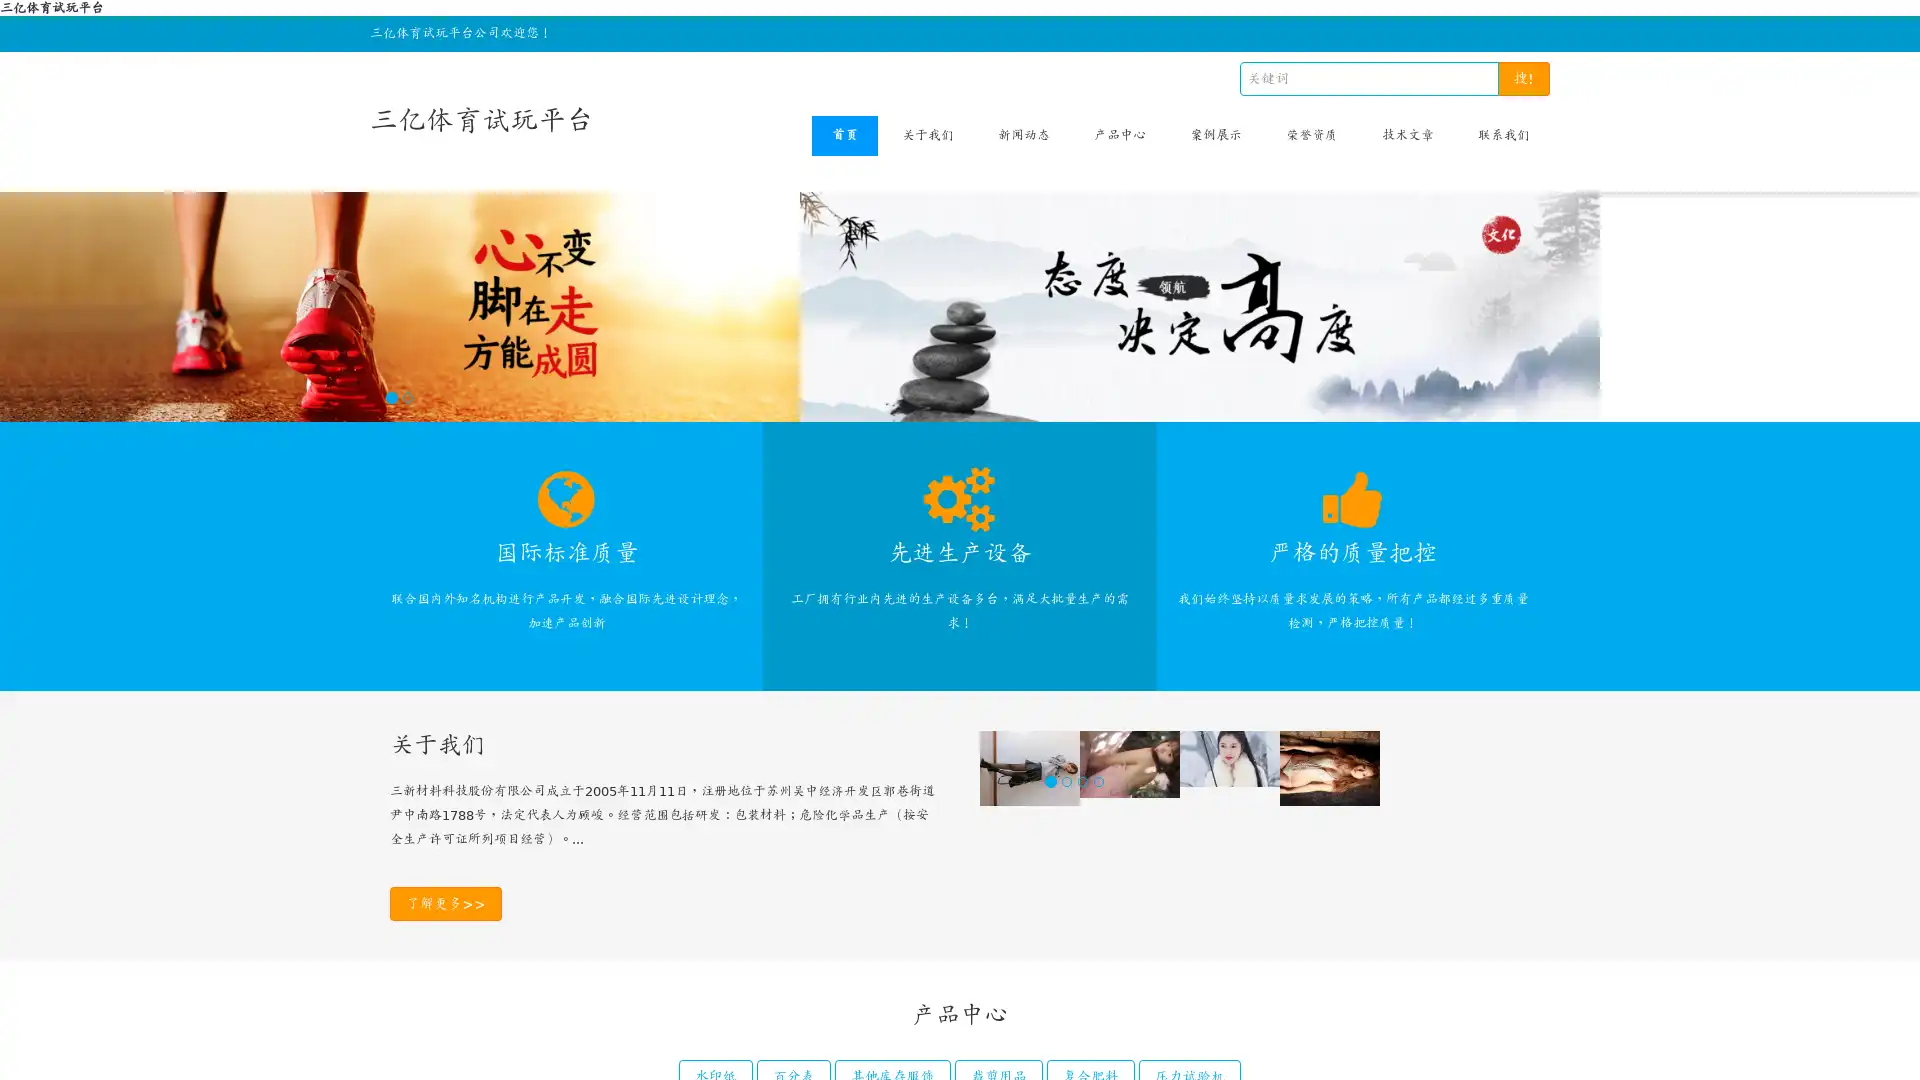 Image resolution: width=1920 pixels, height=1080 pixels. I want to click on !, so click(1523, 77).